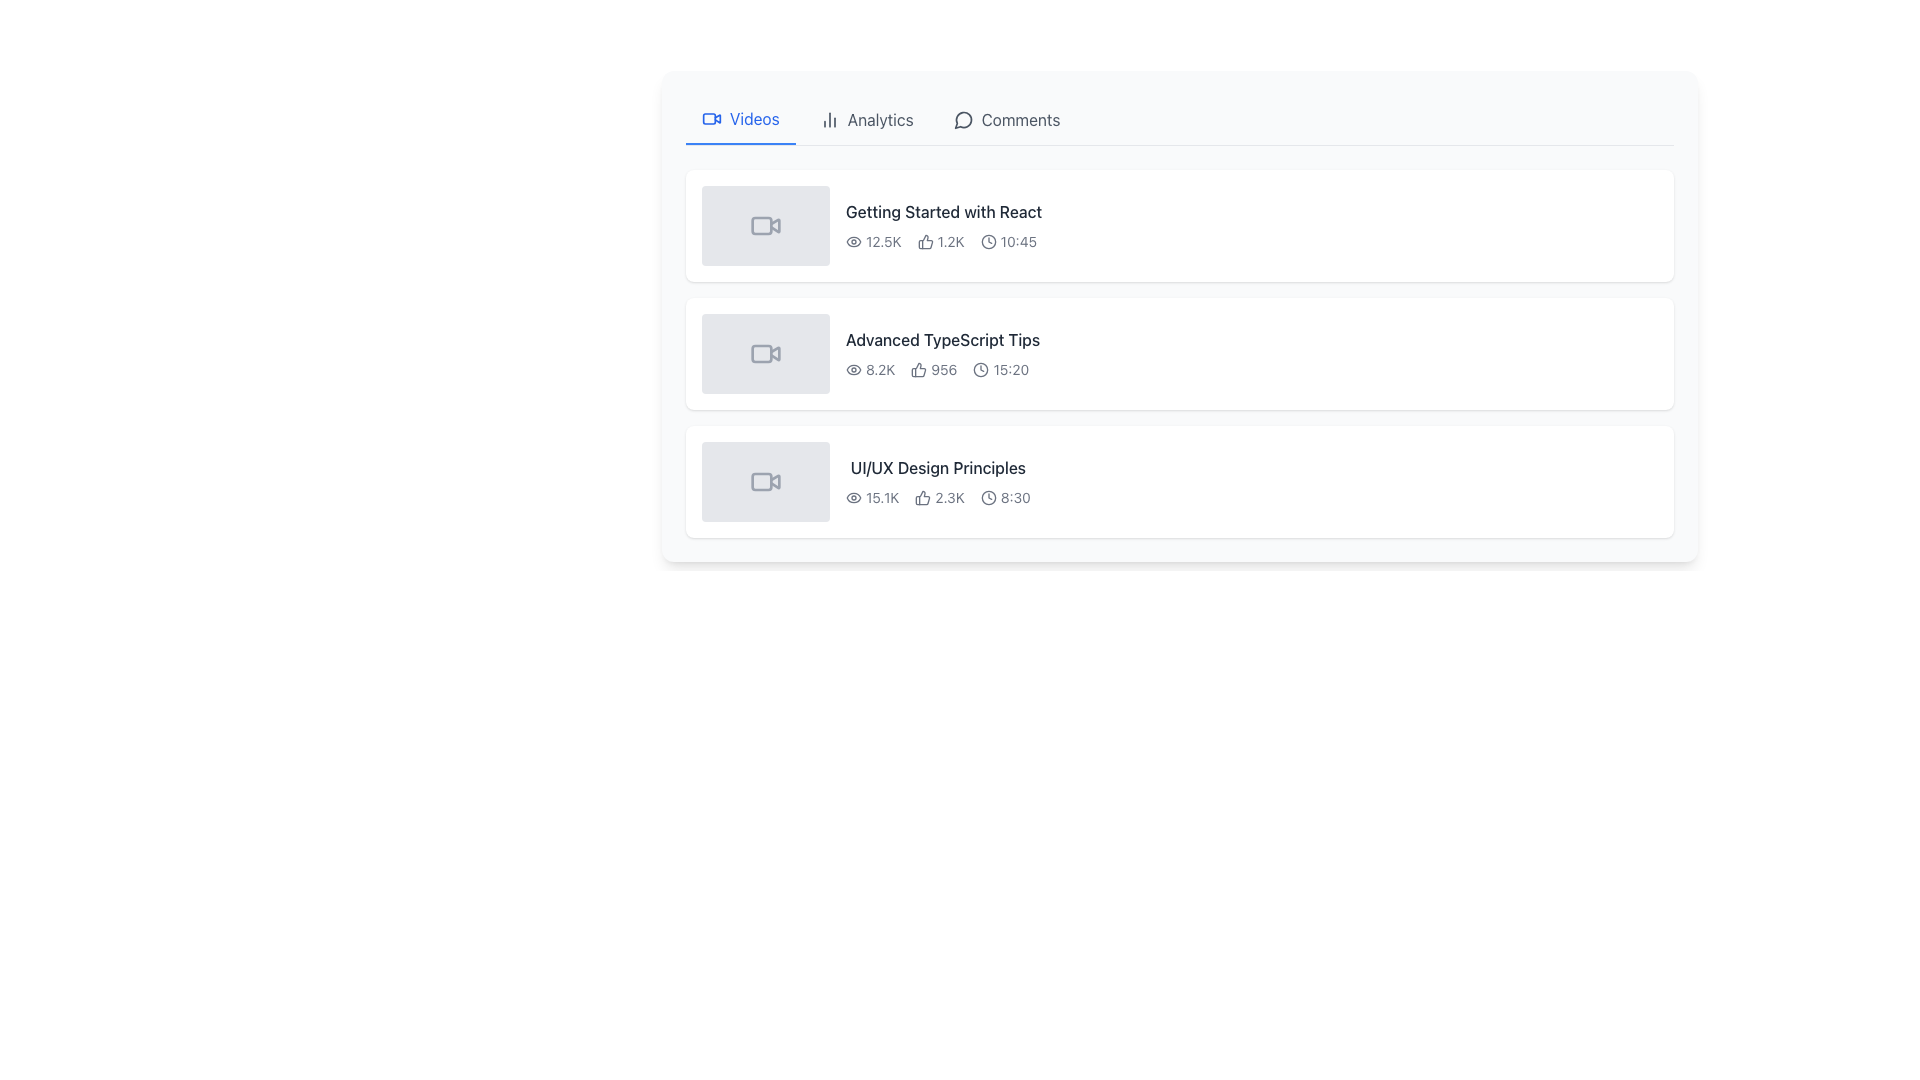 The image size is (1920, 1080). What do you see at coordinates (761, 353) in the screenshot?
I see `the recording or play-related icon located to the left of the label 'Advanced TypeScript Tips' in the video interface` at bounding box center [761, 353].